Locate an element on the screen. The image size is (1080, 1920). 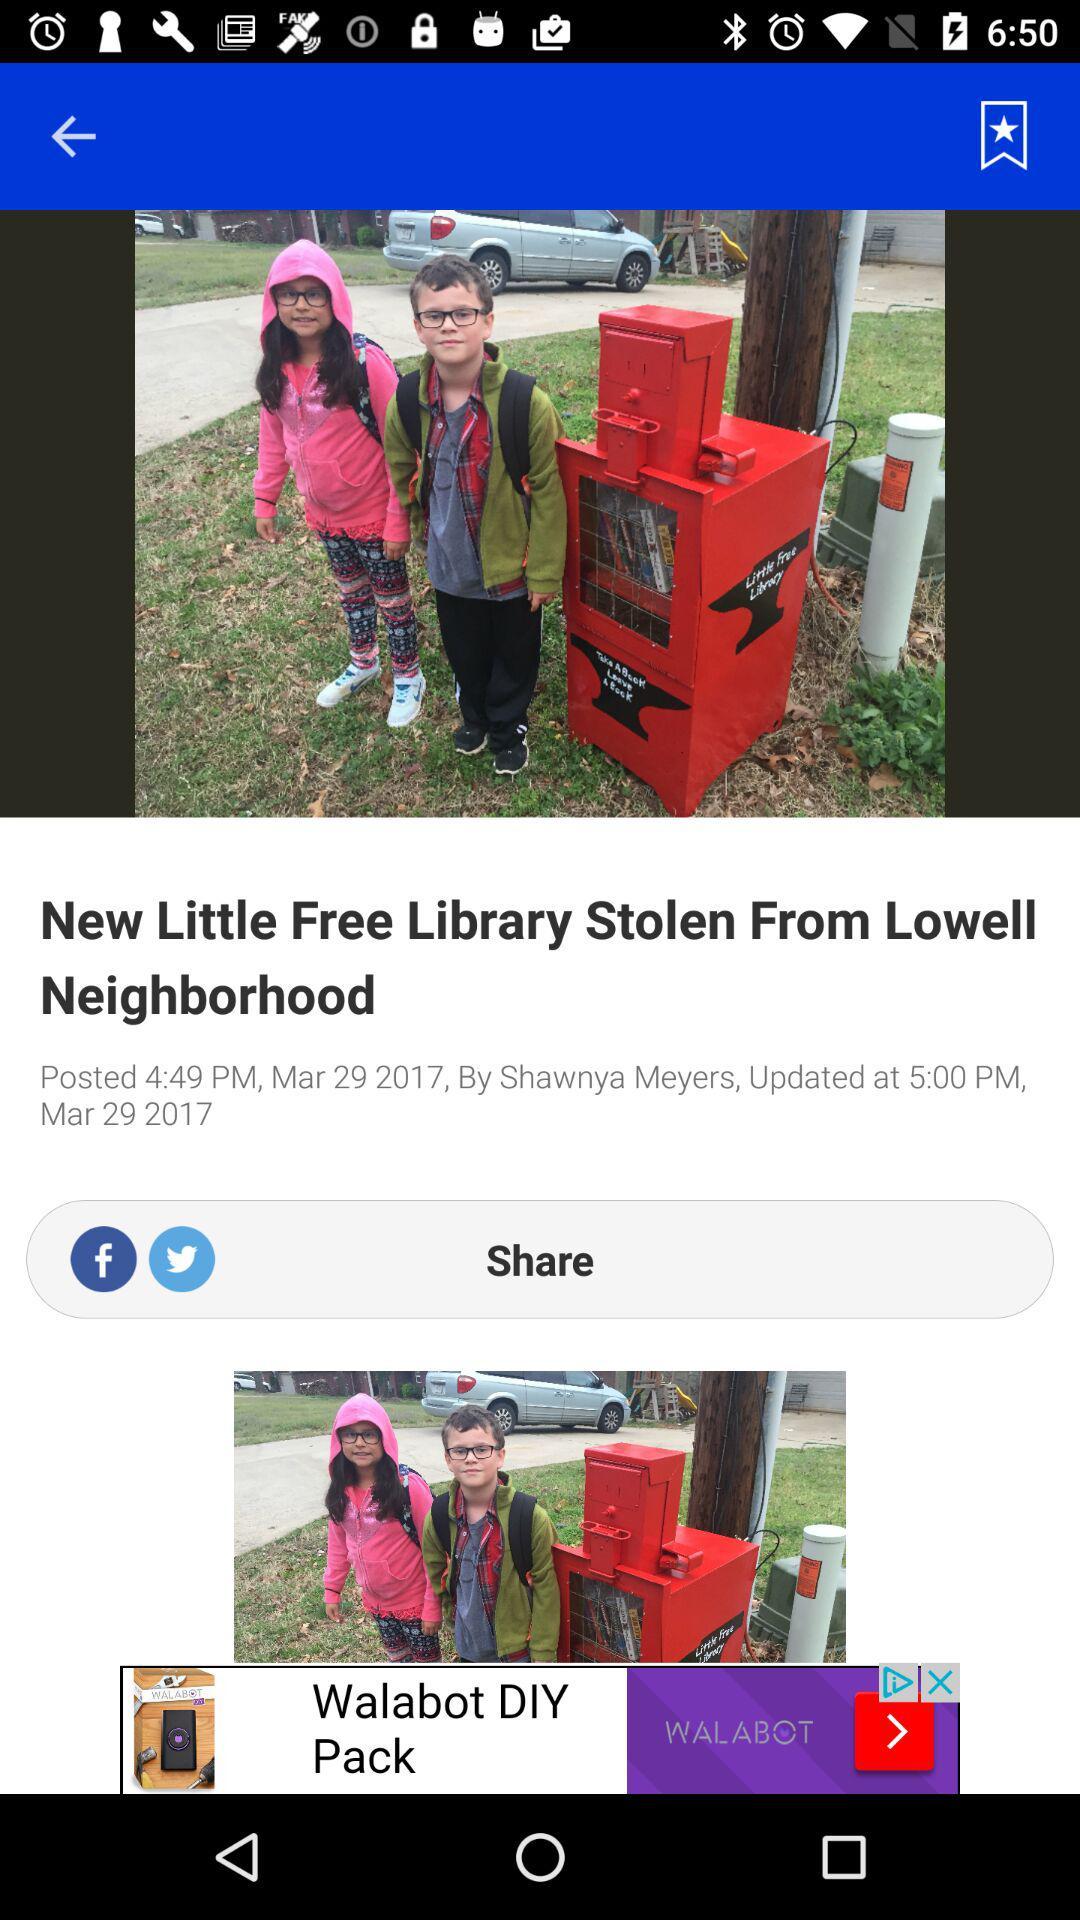
to save the page is located at coordinates (1004, 135).